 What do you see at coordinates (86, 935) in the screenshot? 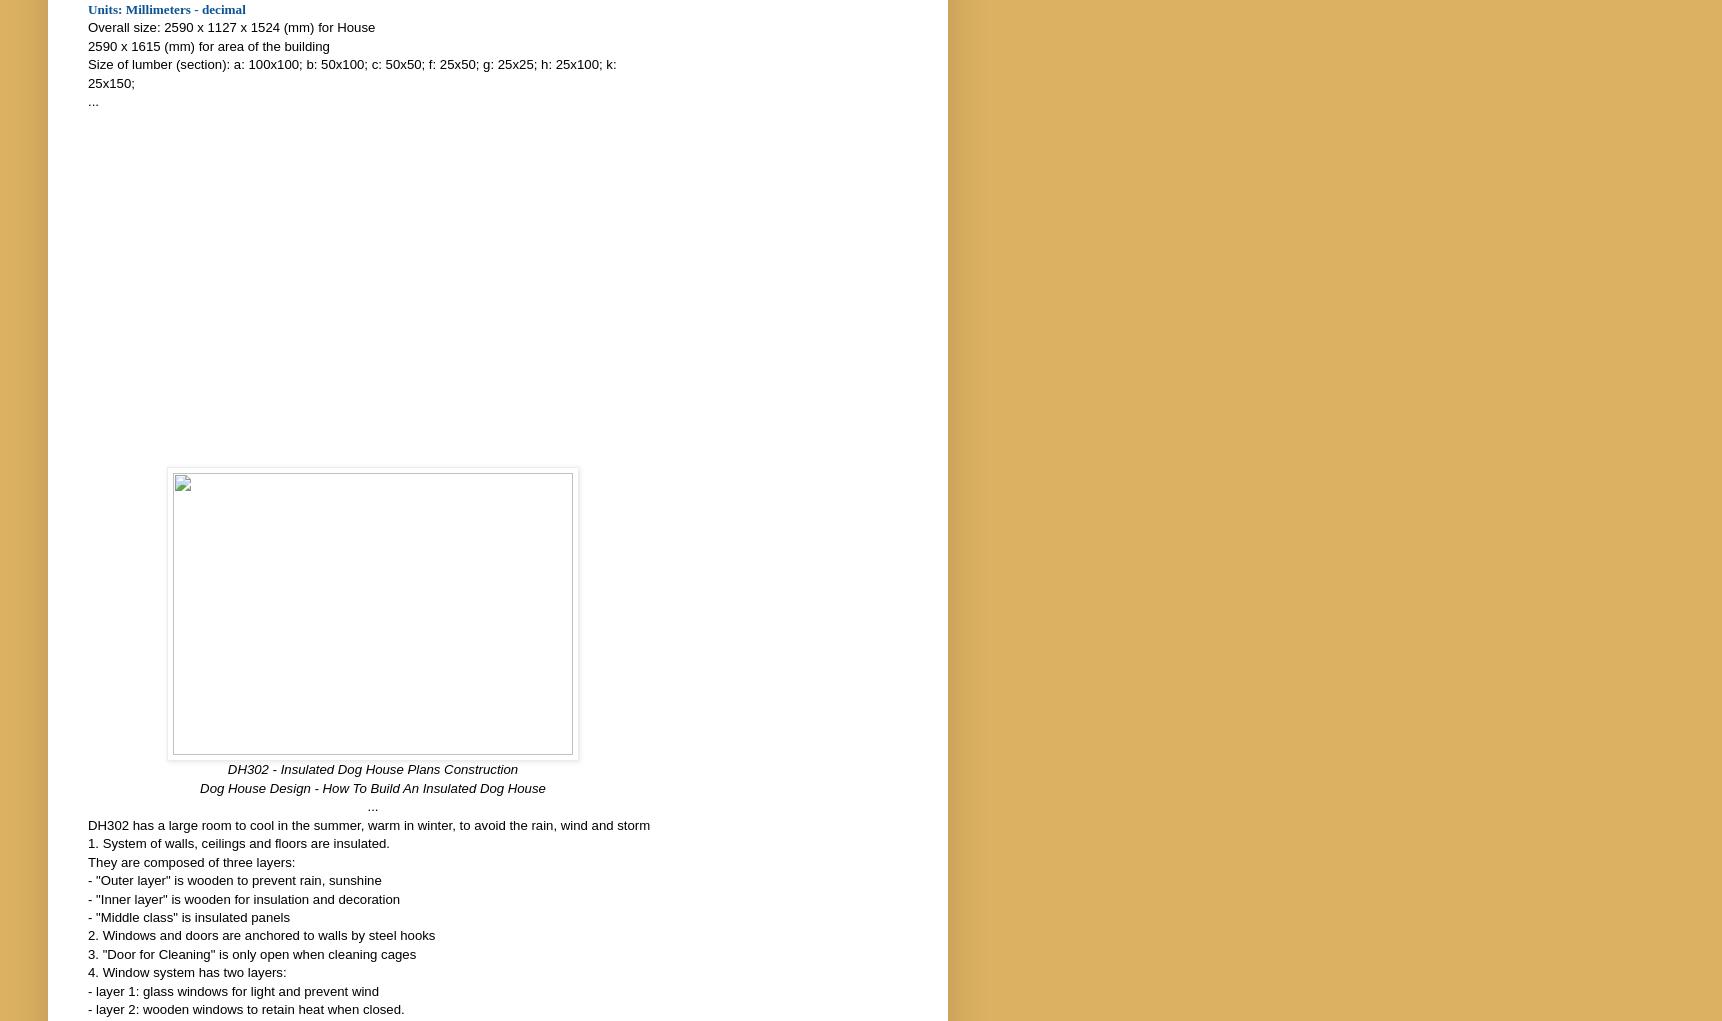
I see `'2. Windows and doors are anchored to walls by steel hooks'` at bounding box center [86, 935].